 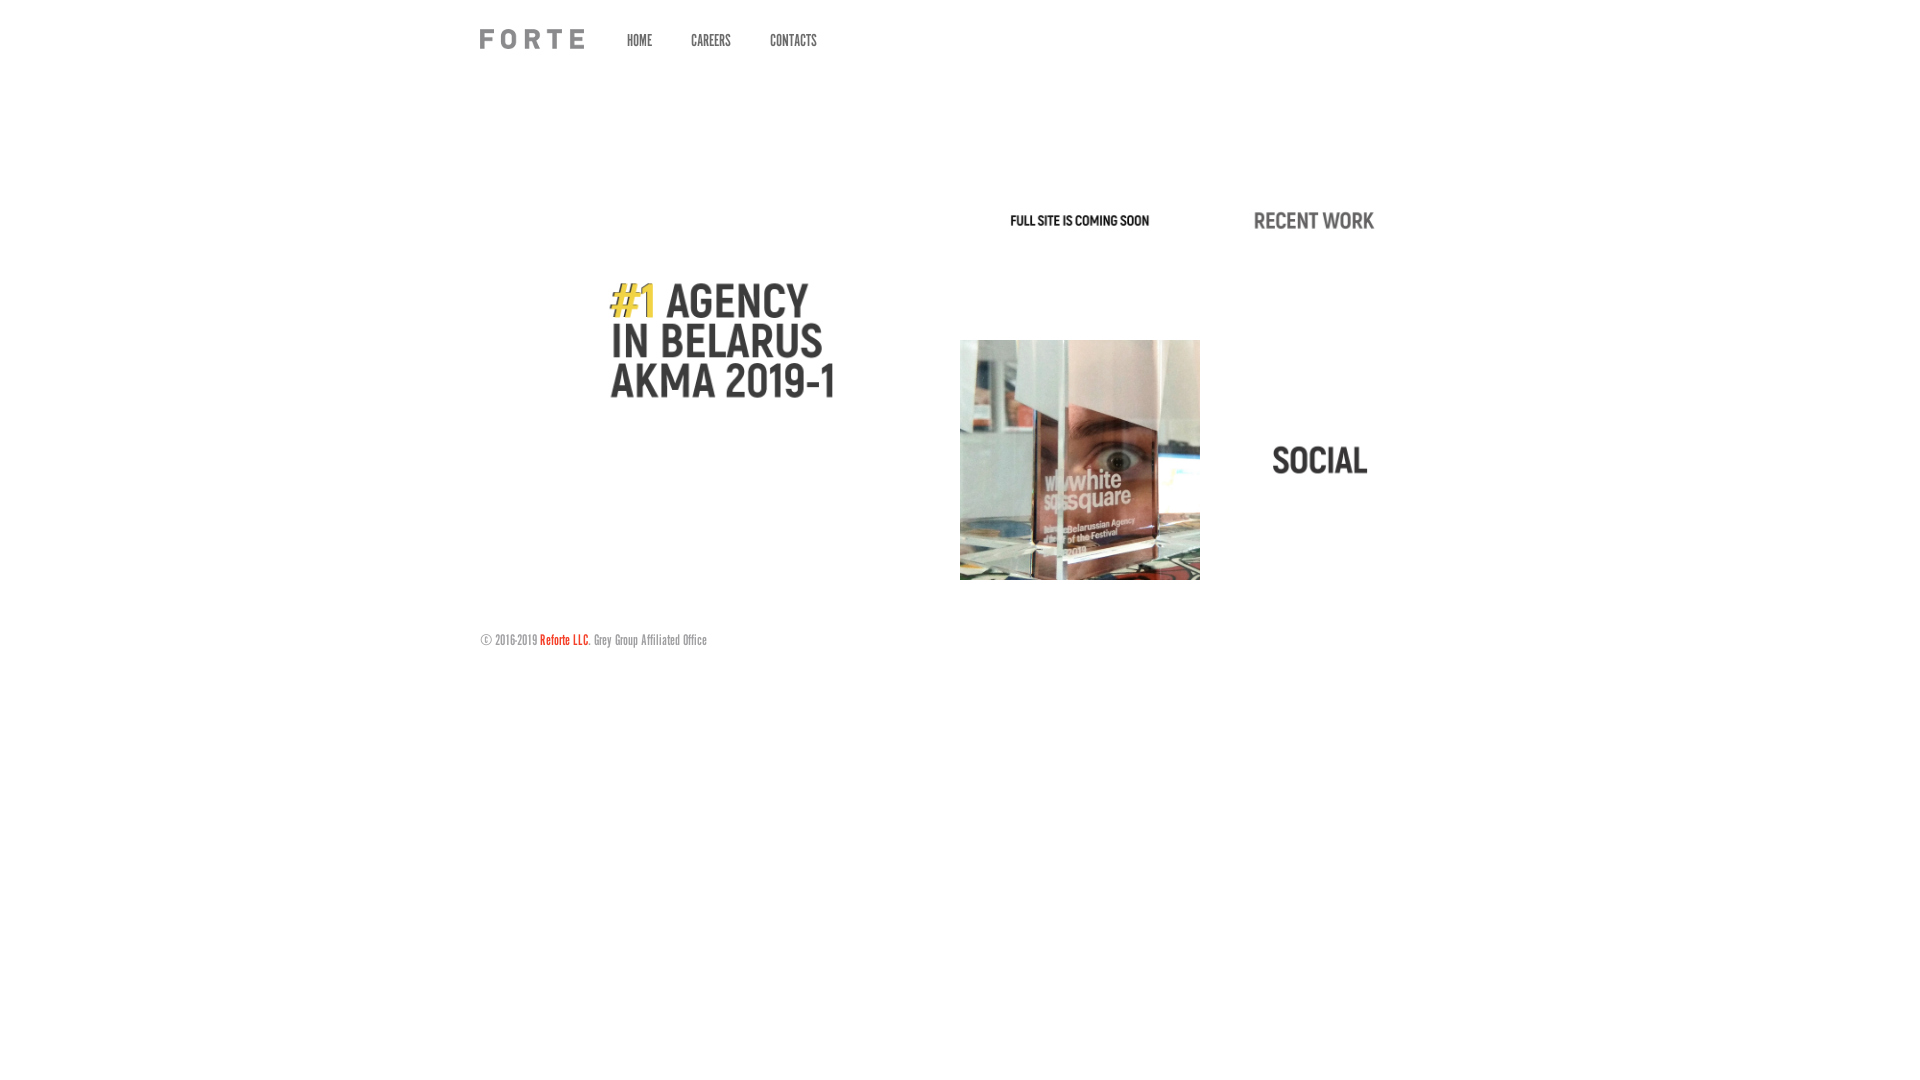 I want to click on 'CONTACTS', so click(x=792, y=39).